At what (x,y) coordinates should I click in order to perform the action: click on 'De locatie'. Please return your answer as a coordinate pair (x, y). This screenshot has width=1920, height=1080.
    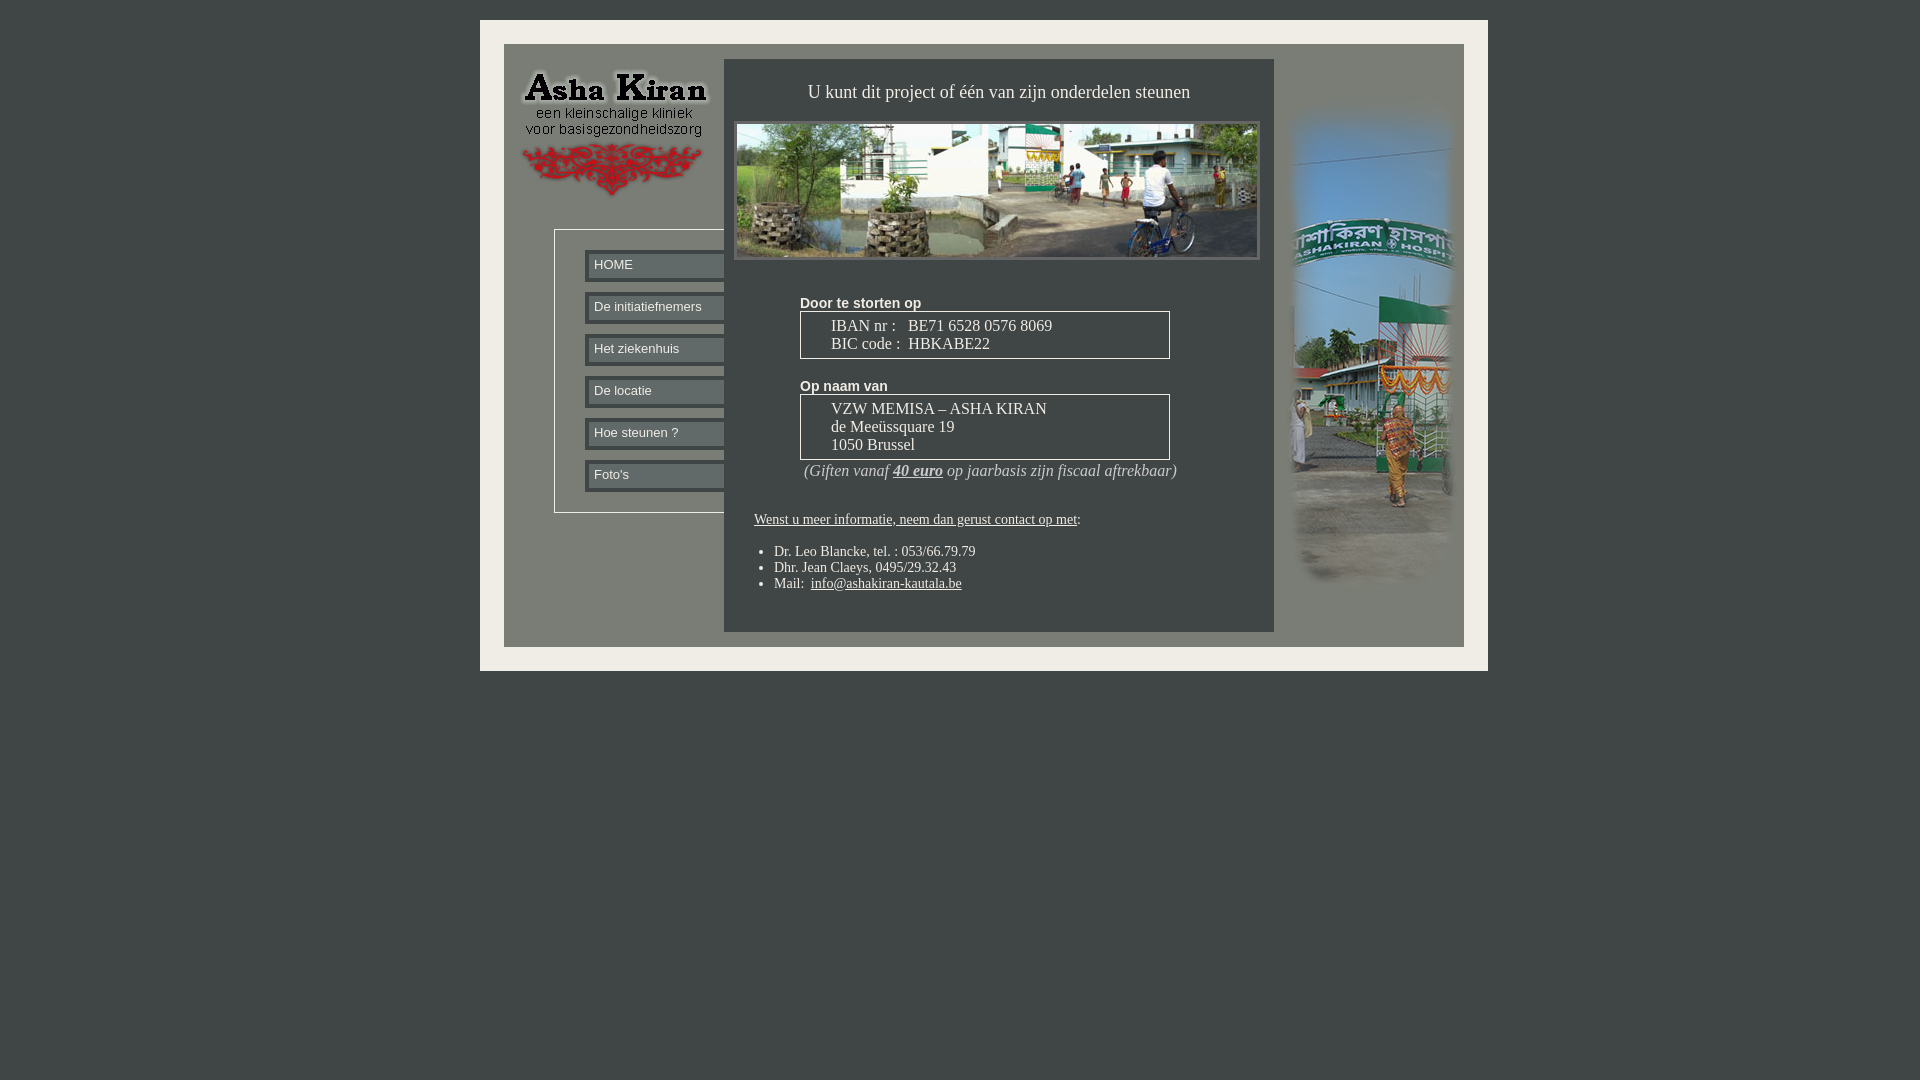
    Looking at the image, I should click on (588, 393).